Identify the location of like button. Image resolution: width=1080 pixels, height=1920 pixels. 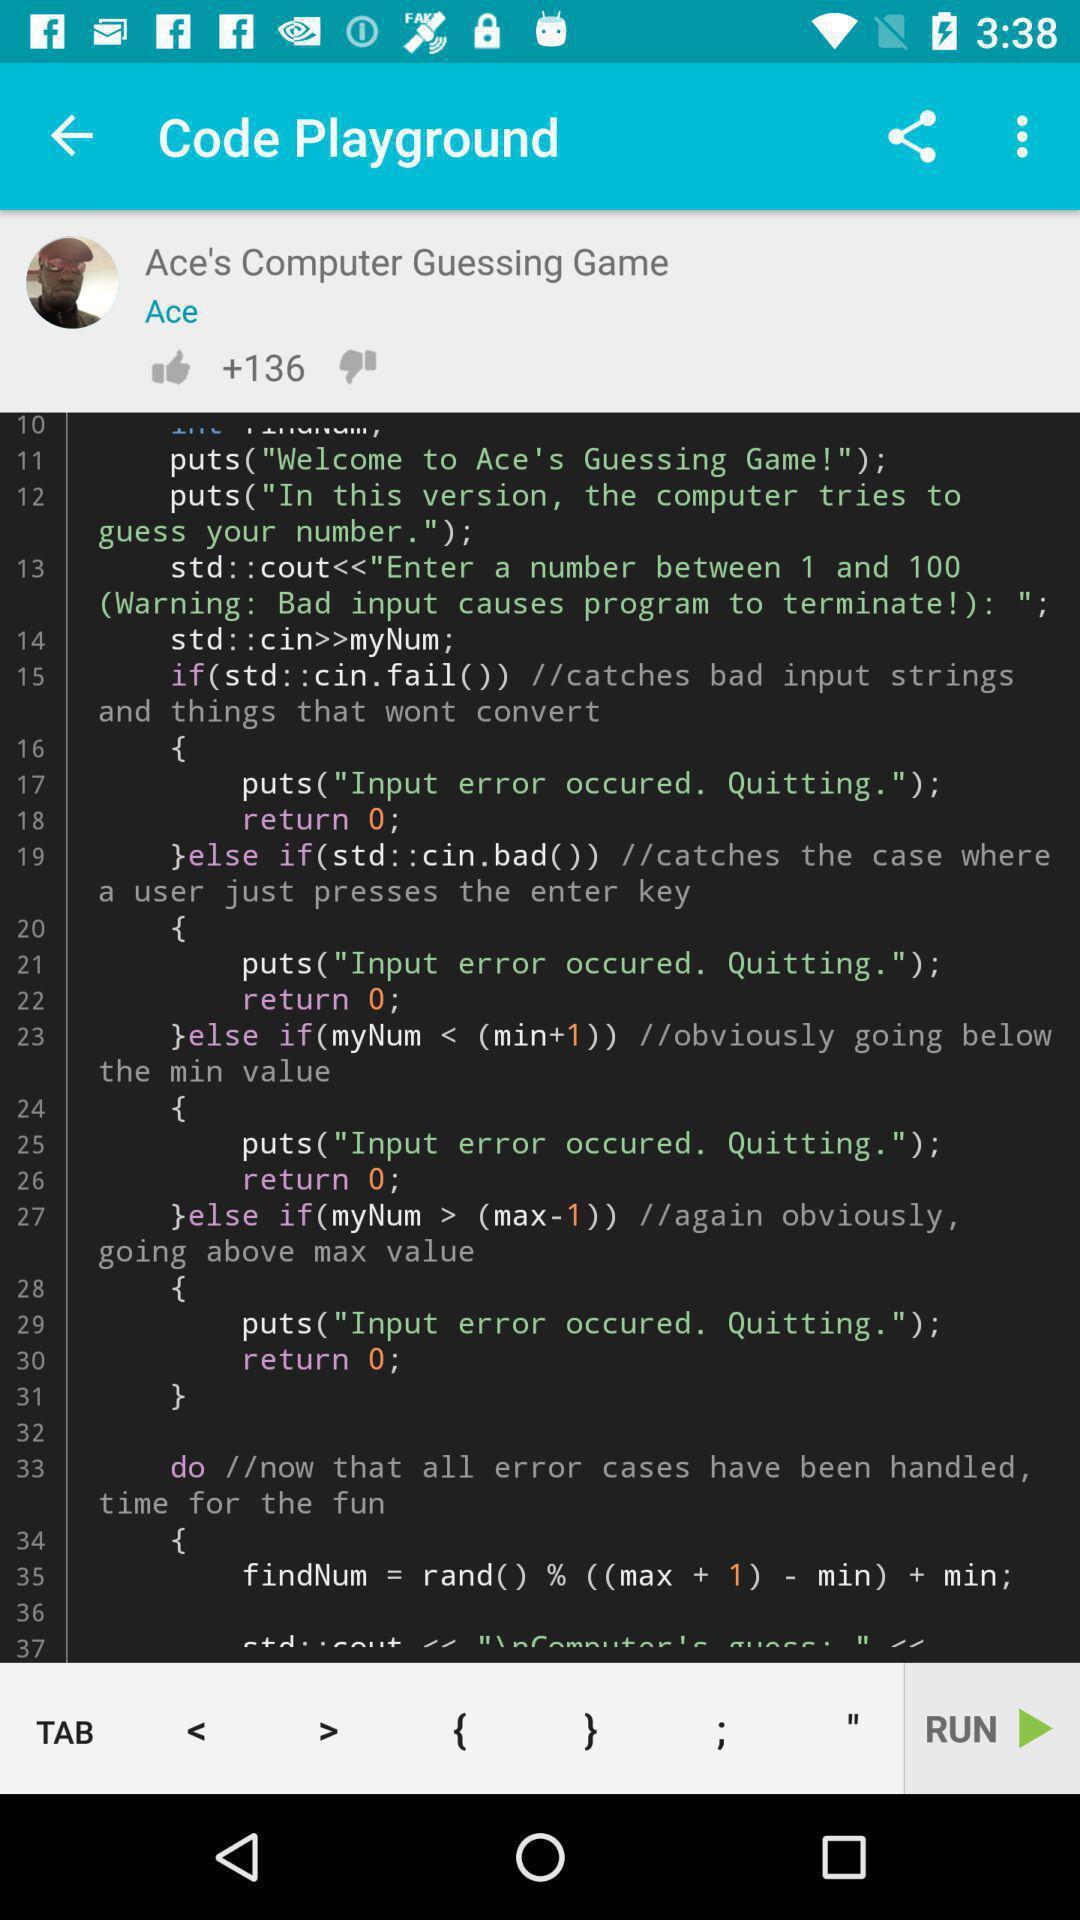
(169, 366).